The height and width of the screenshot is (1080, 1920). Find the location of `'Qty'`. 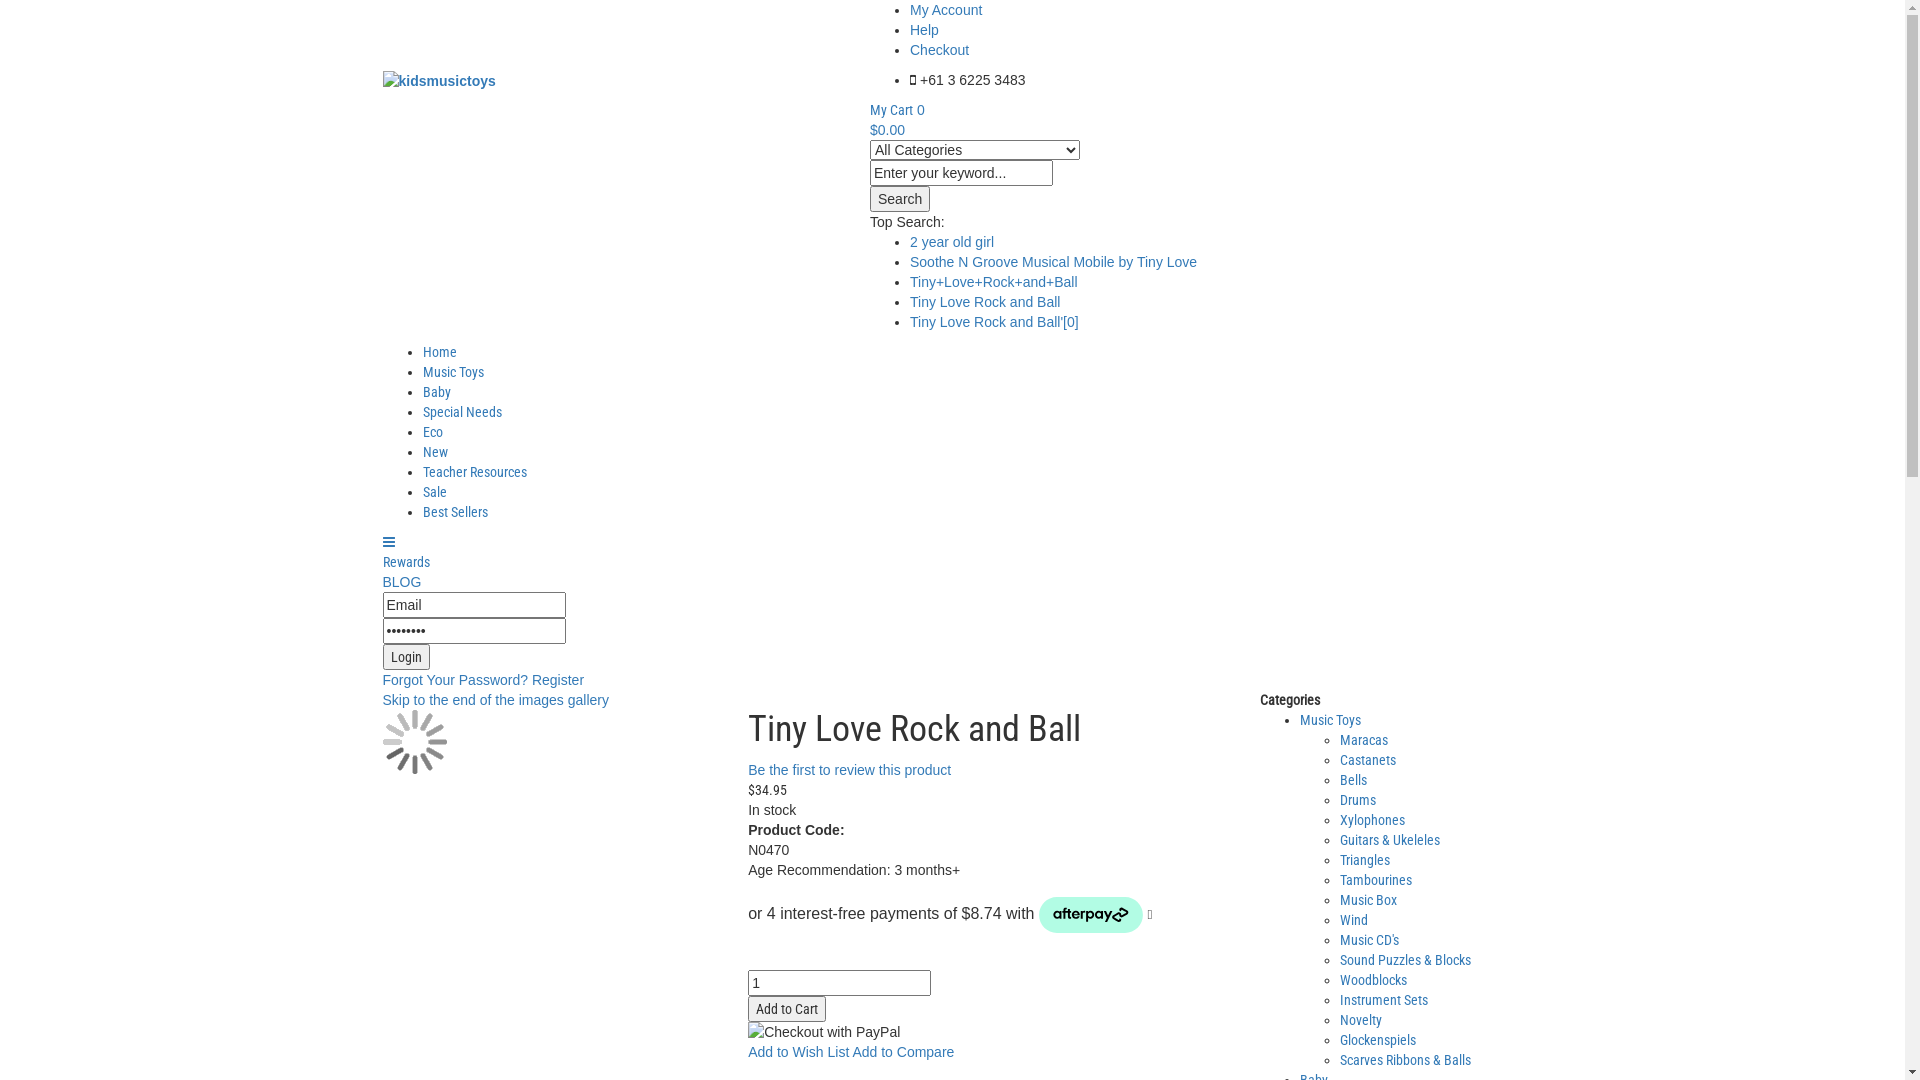

'Qty' is located at coordinates (839, 982).